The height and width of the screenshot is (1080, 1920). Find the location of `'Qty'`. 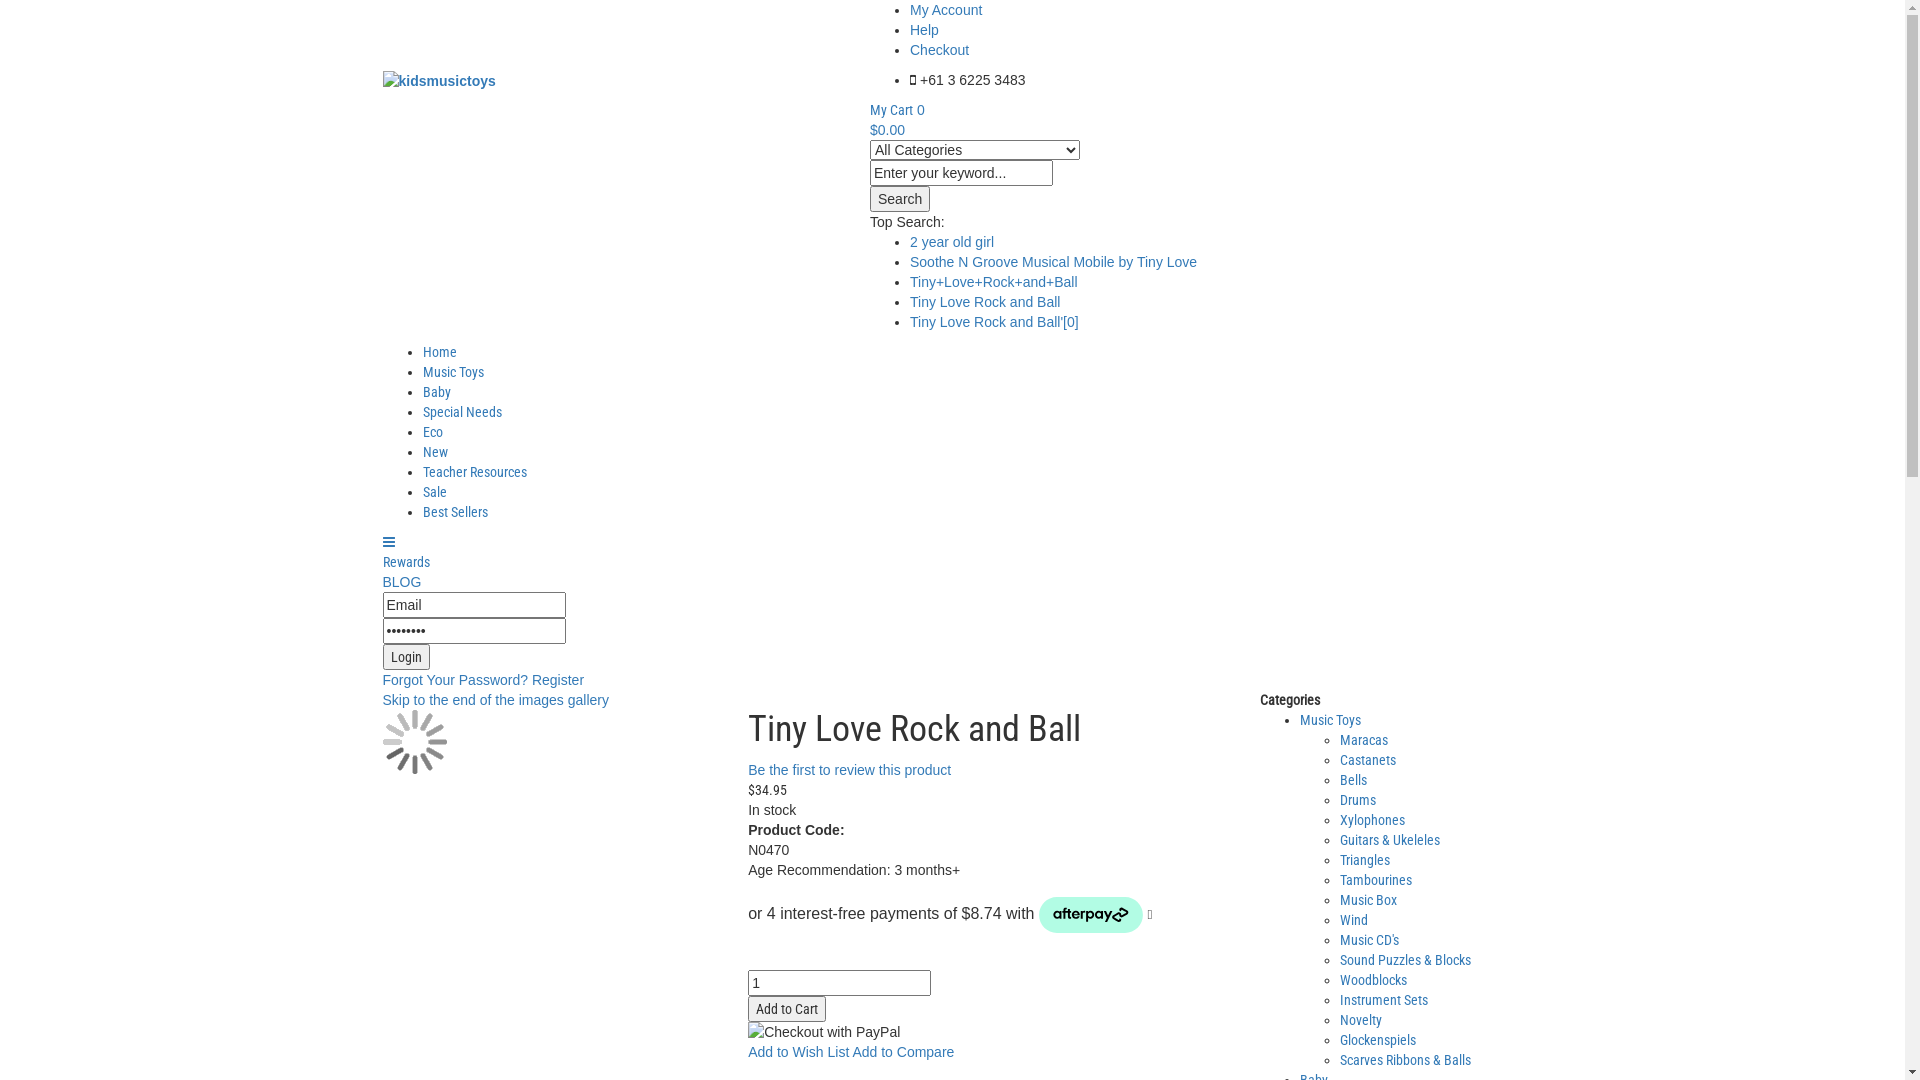

'Qty' is located at coordinates (839, 982).